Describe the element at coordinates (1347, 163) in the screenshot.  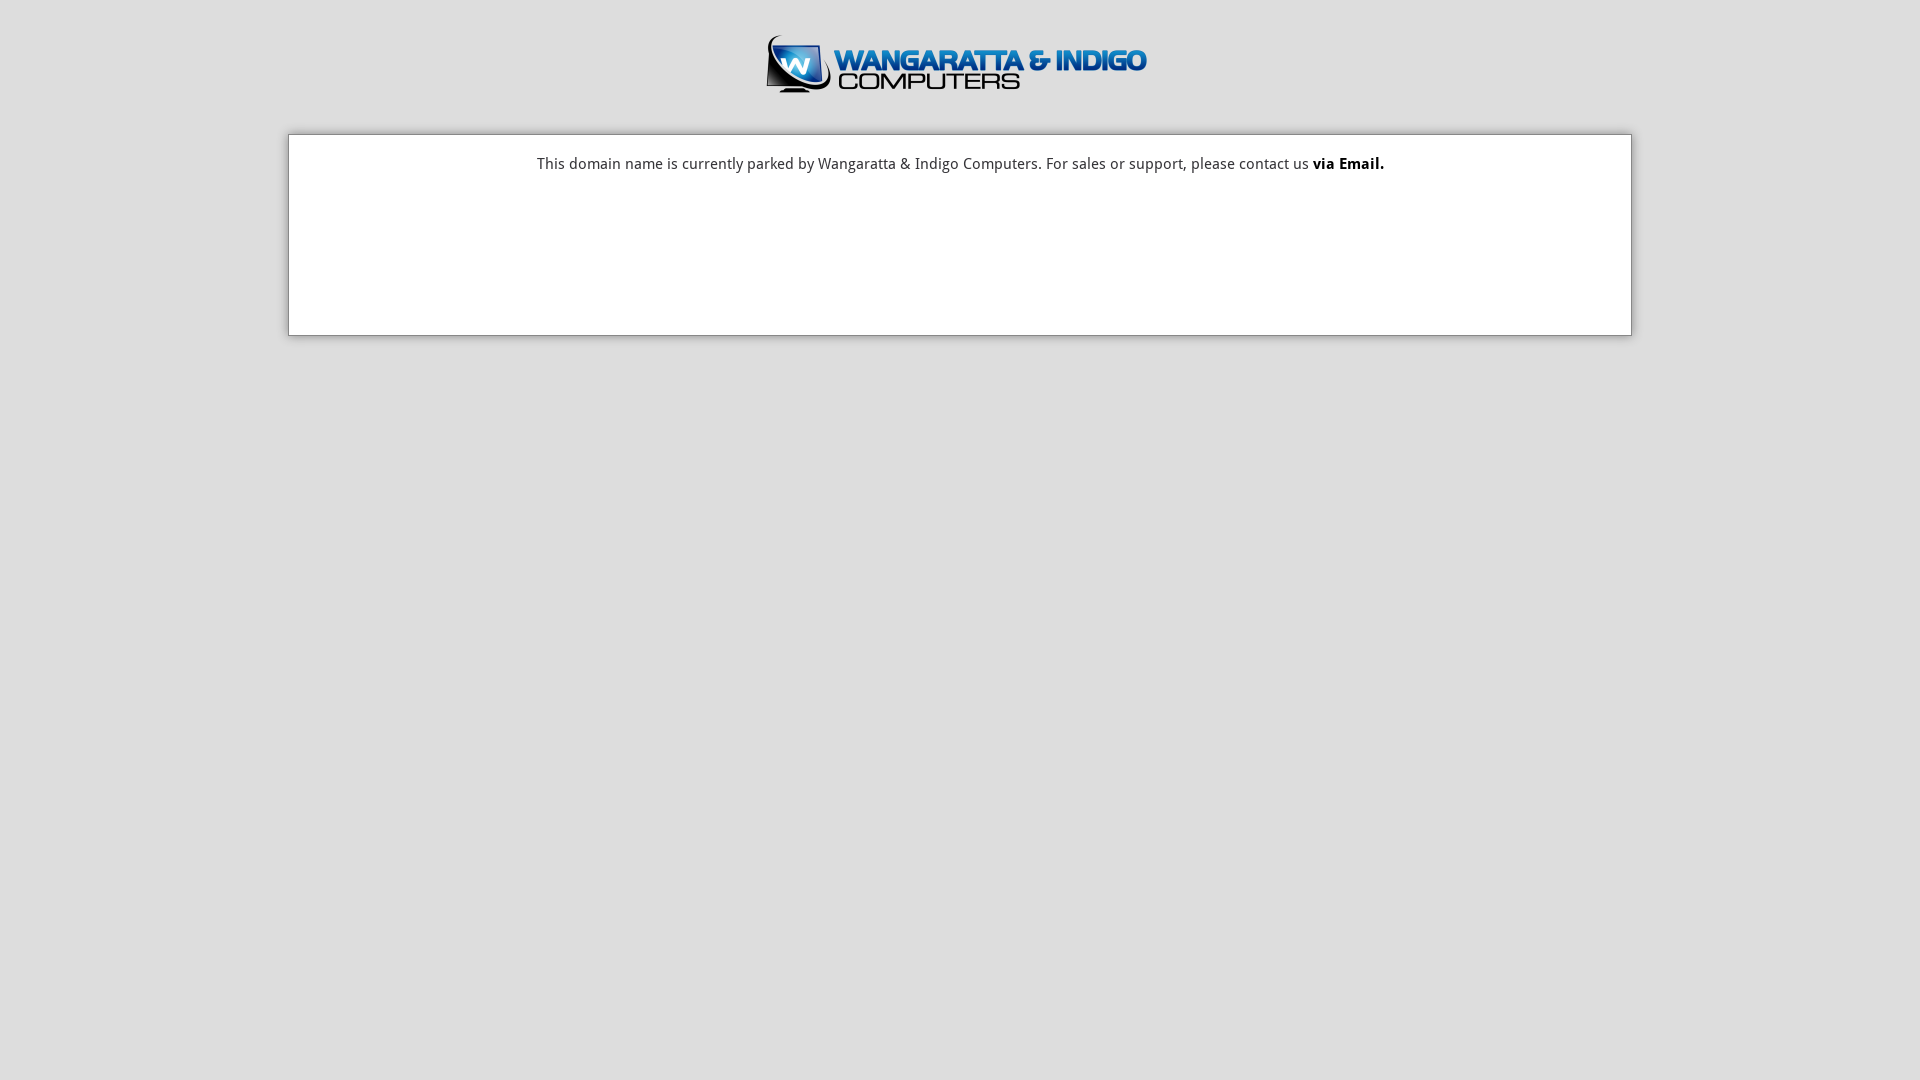
I see `'via Email.'` at that location.